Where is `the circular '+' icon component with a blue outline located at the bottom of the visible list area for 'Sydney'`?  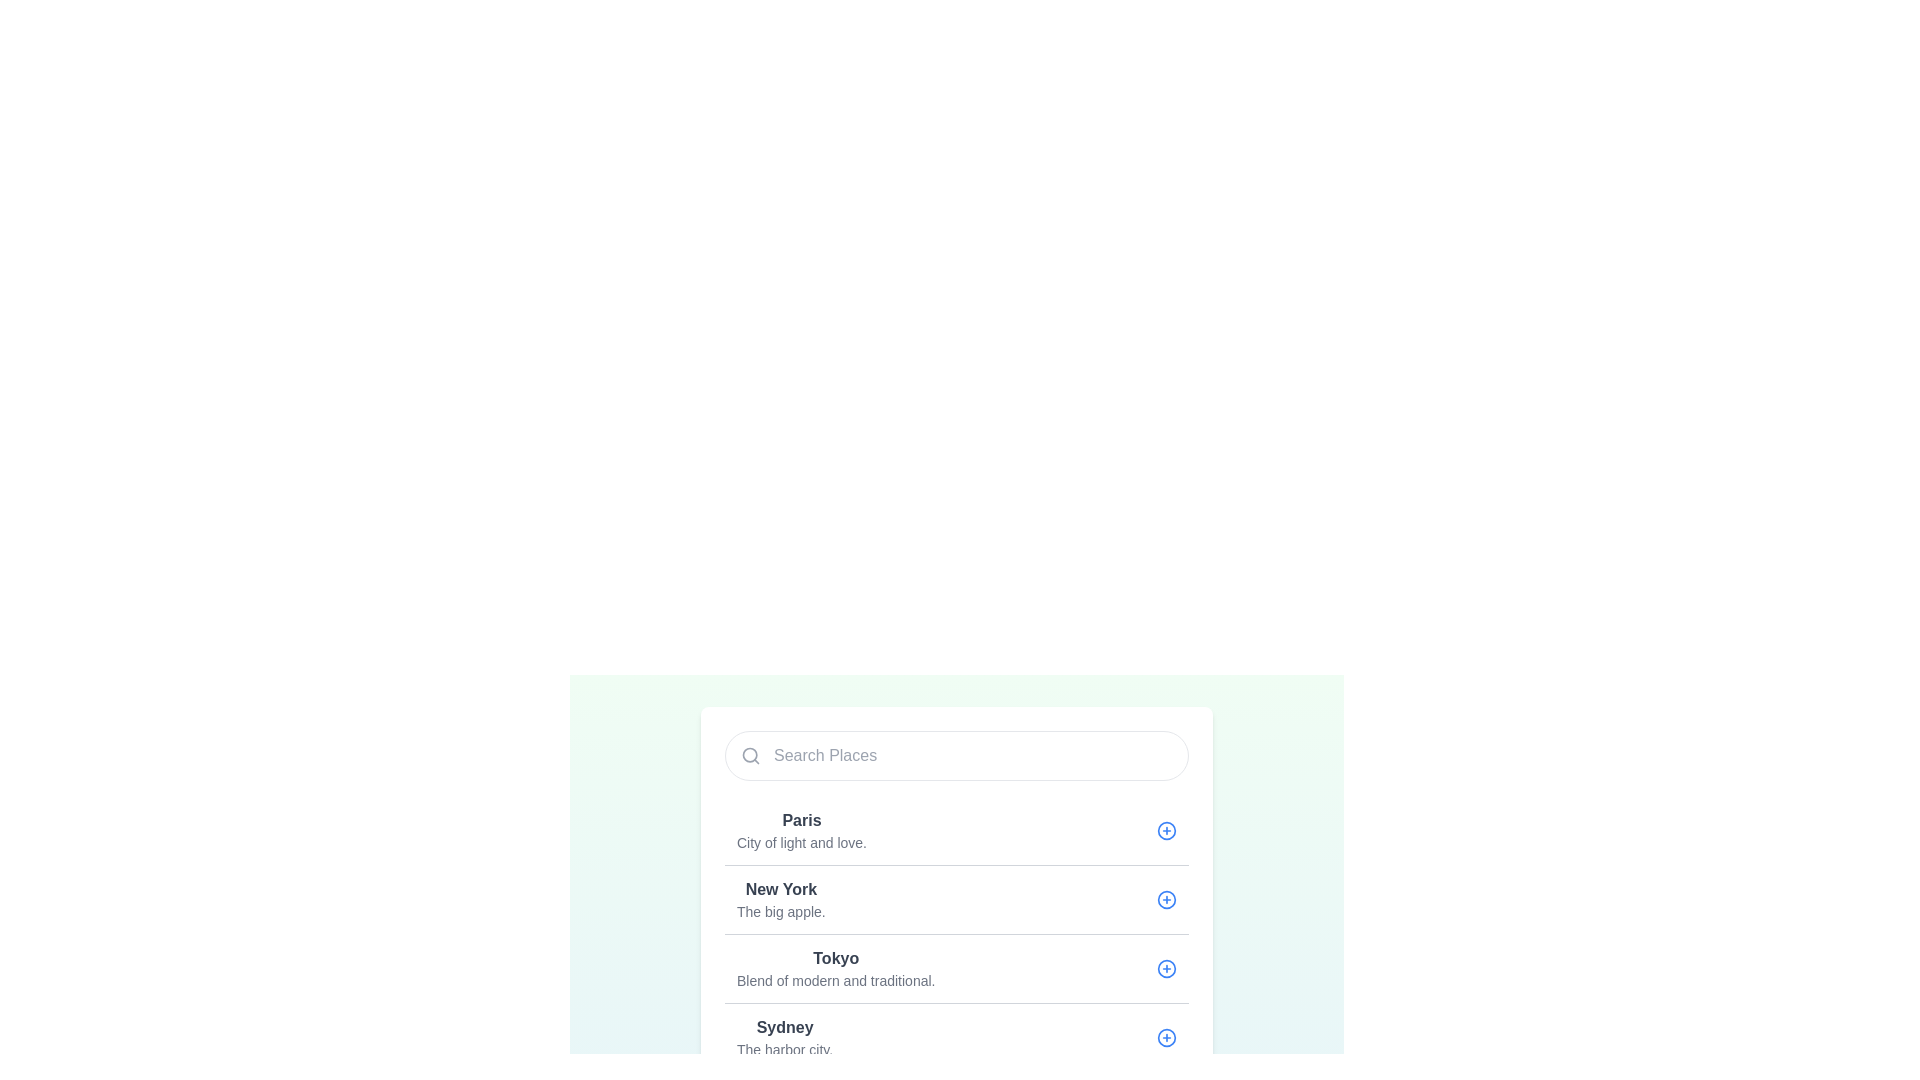 the circular '+' icon component with a blue outline located at the bottom of the visible list area for 'Sydney' is located at coordinates (1166, 1036).